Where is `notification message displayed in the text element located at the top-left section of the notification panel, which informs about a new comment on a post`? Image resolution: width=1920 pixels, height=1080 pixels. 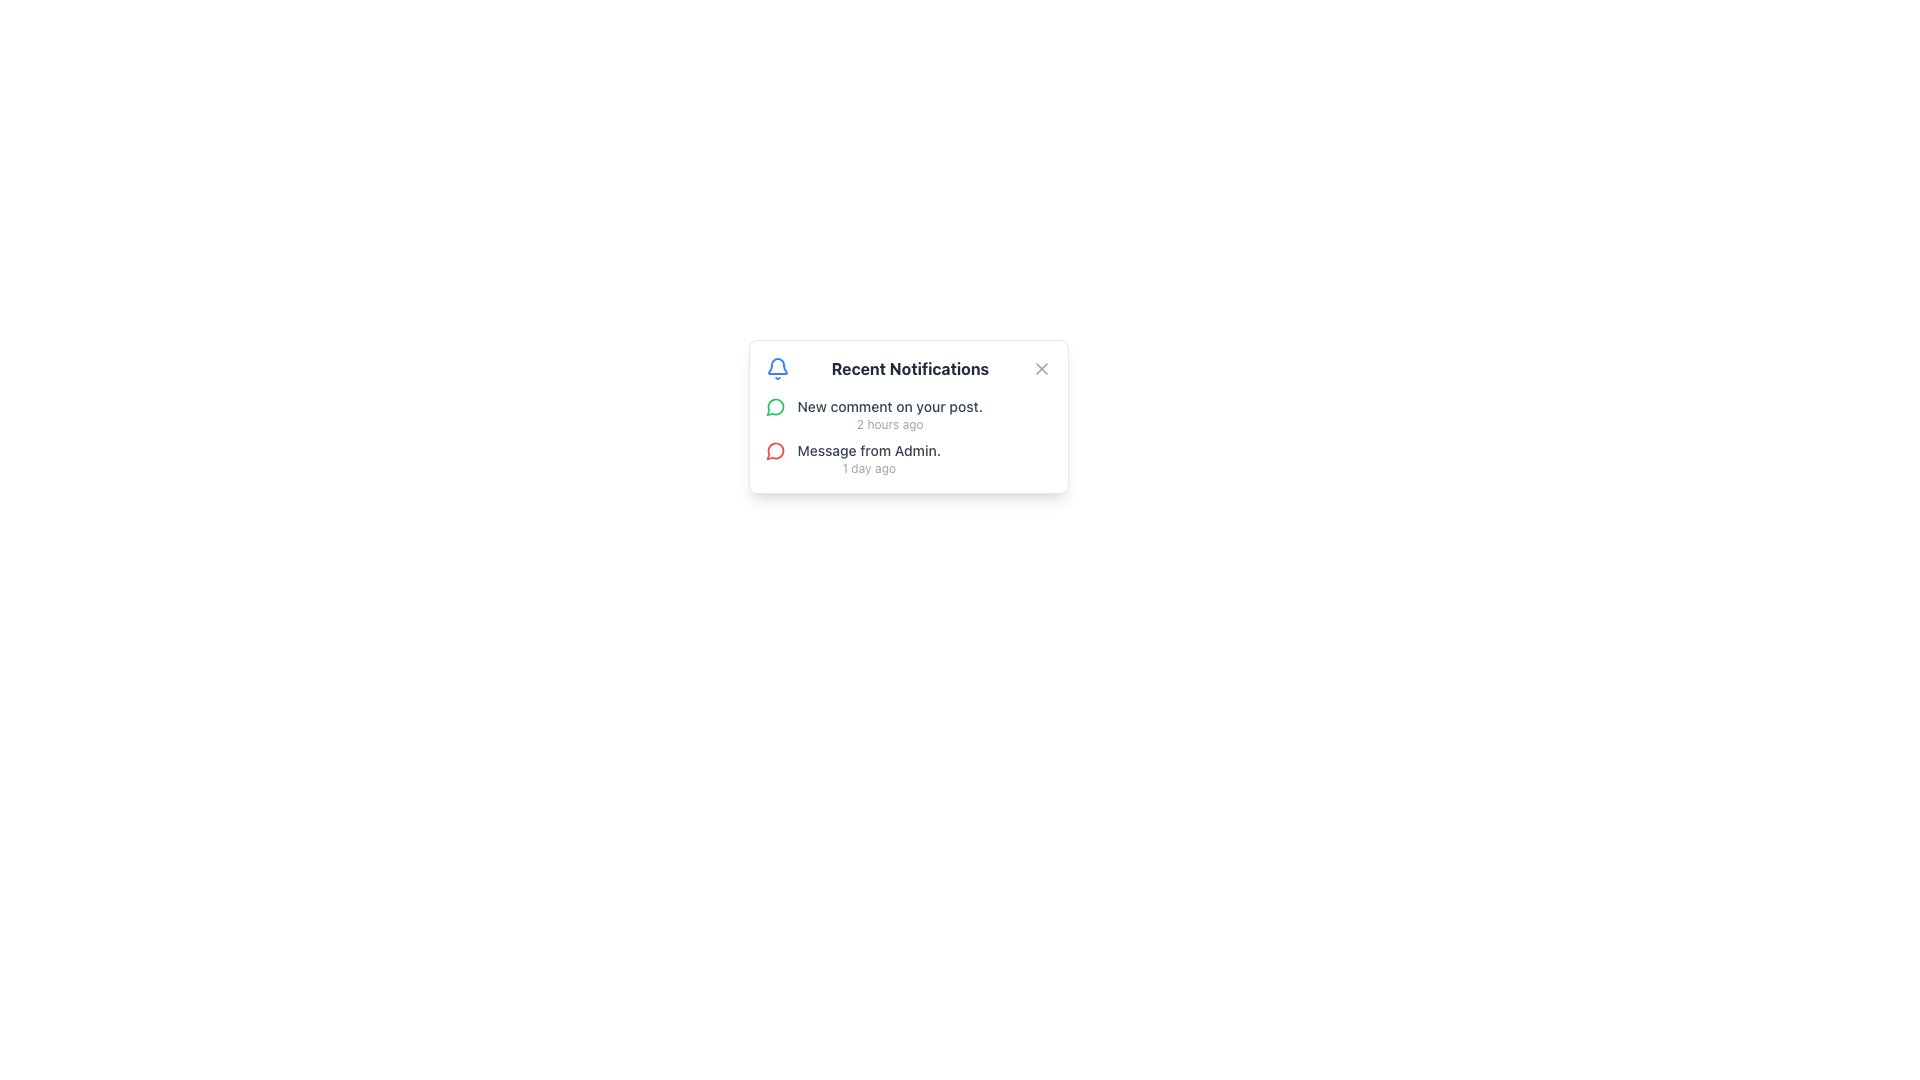
notification message displayed in the text element located at the top-left section of the notification panel, which informs about a new comment on a post is located at coordinates (889, 406).